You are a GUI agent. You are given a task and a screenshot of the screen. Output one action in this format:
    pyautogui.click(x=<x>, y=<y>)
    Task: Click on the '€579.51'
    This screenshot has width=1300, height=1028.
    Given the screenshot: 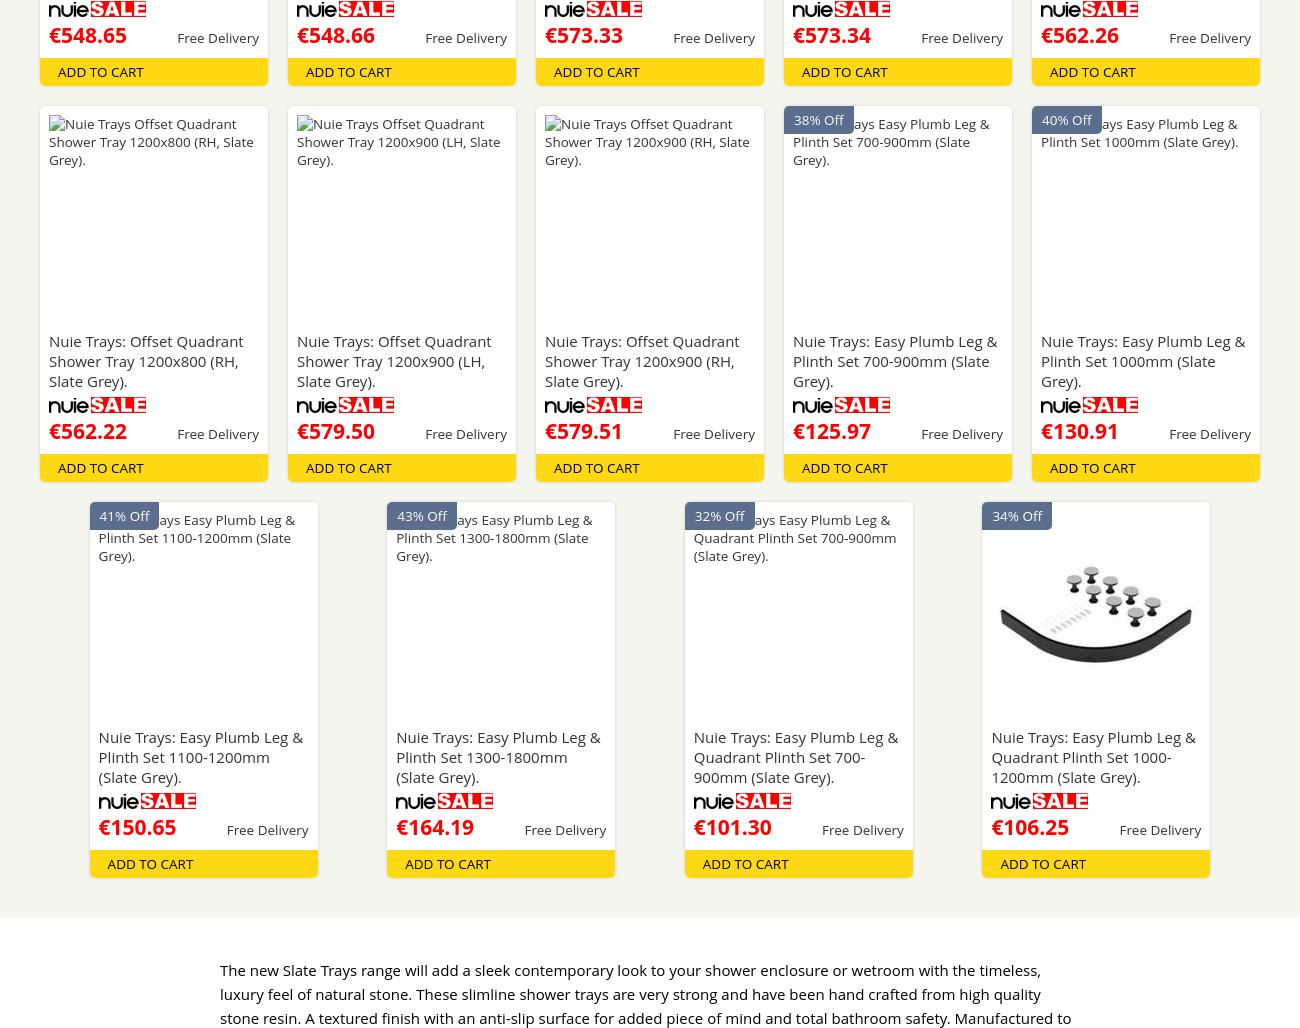 What is the action you would take?
    pyautogui.click(x=582, y=431)
    